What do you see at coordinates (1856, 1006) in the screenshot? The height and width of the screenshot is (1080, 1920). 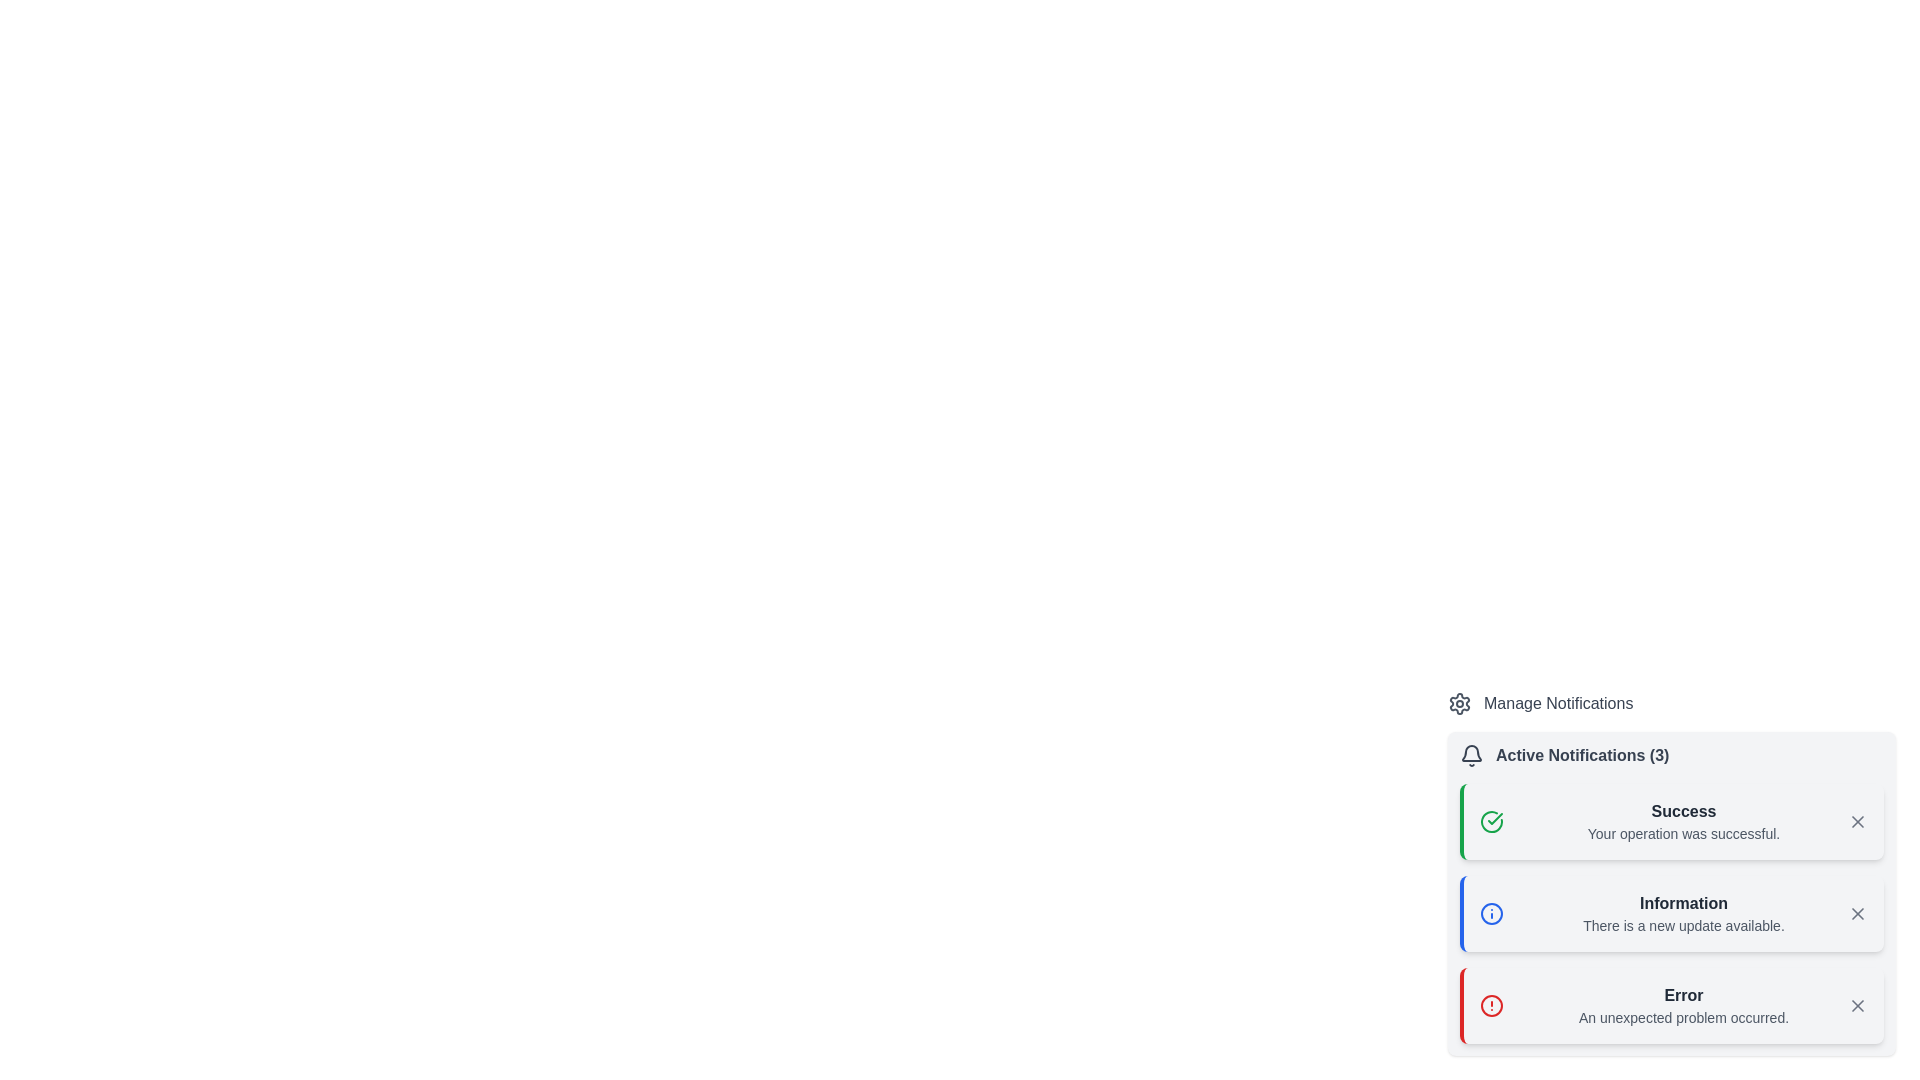 I see `the close button located in the top-right corner of the error notification box` at bounding box center [1856, 1006].